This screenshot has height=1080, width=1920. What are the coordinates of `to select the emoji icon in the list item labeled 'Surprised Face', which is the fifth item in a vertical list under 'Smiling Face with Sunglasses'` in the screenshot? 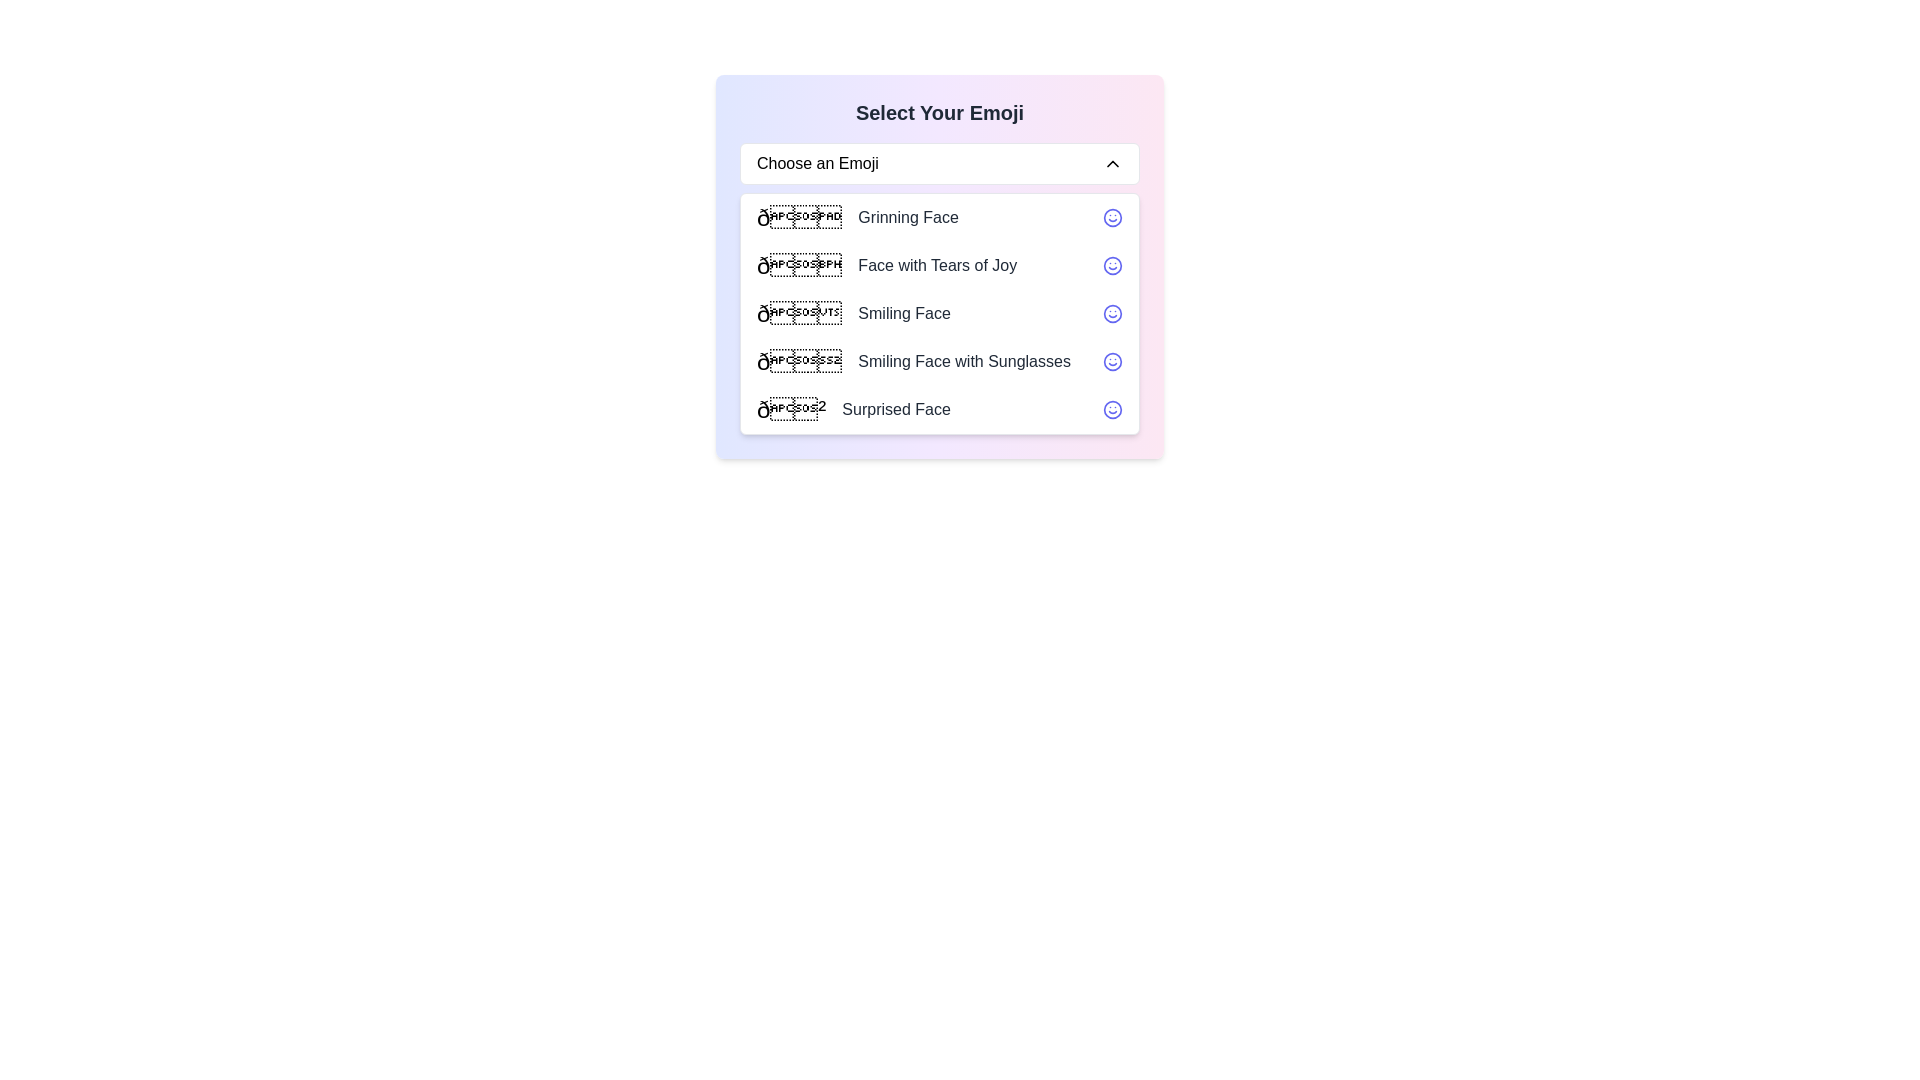 It's located at (853, 408).